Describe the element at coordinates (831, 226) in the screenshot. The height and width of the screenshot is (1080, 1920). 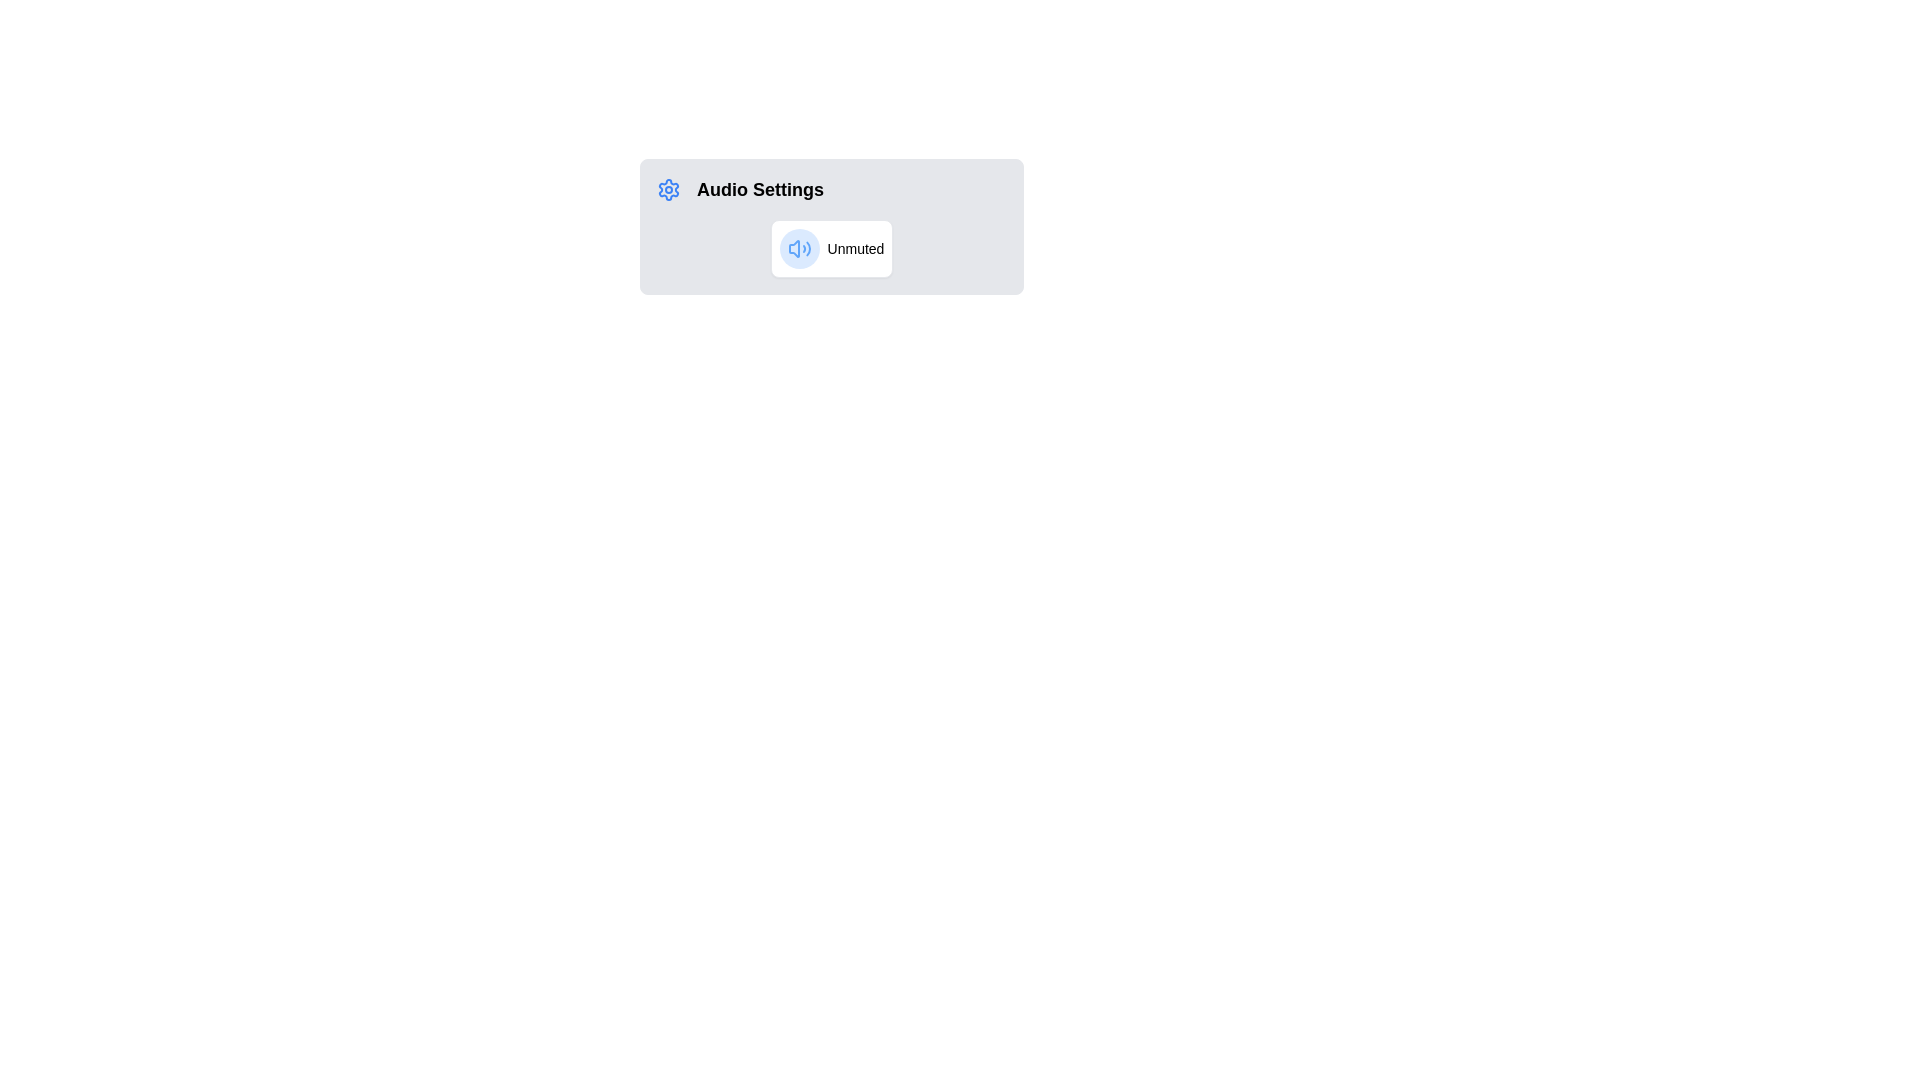
I see `the 'Unmuted' status indicator in the Audio Settings panel, which is a rectangular section with a light gray background and contains a label and a status indicator` at that location.